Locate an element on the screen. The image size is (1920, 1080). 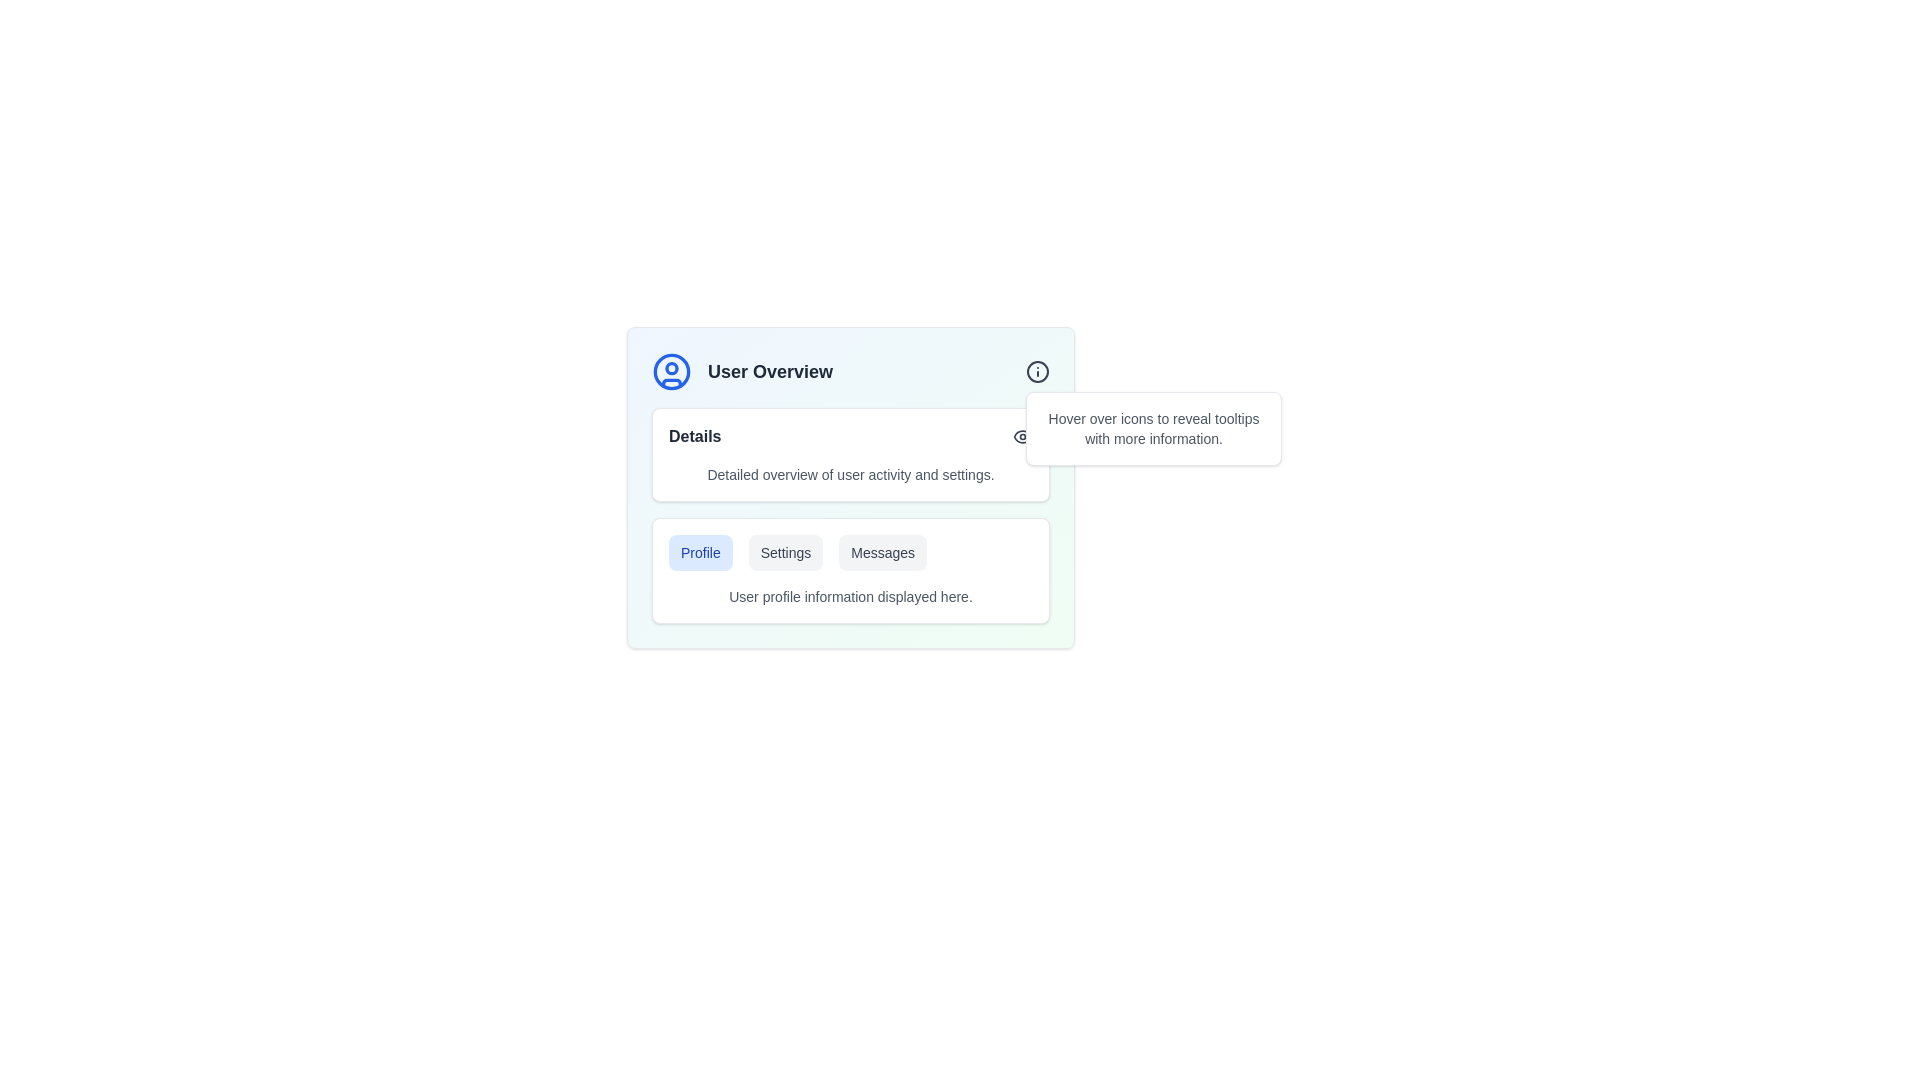
the navigational button for the profile section, which is the leftmost button in the horizontal arrangement of three buttons is located at coordinates (700, 552).